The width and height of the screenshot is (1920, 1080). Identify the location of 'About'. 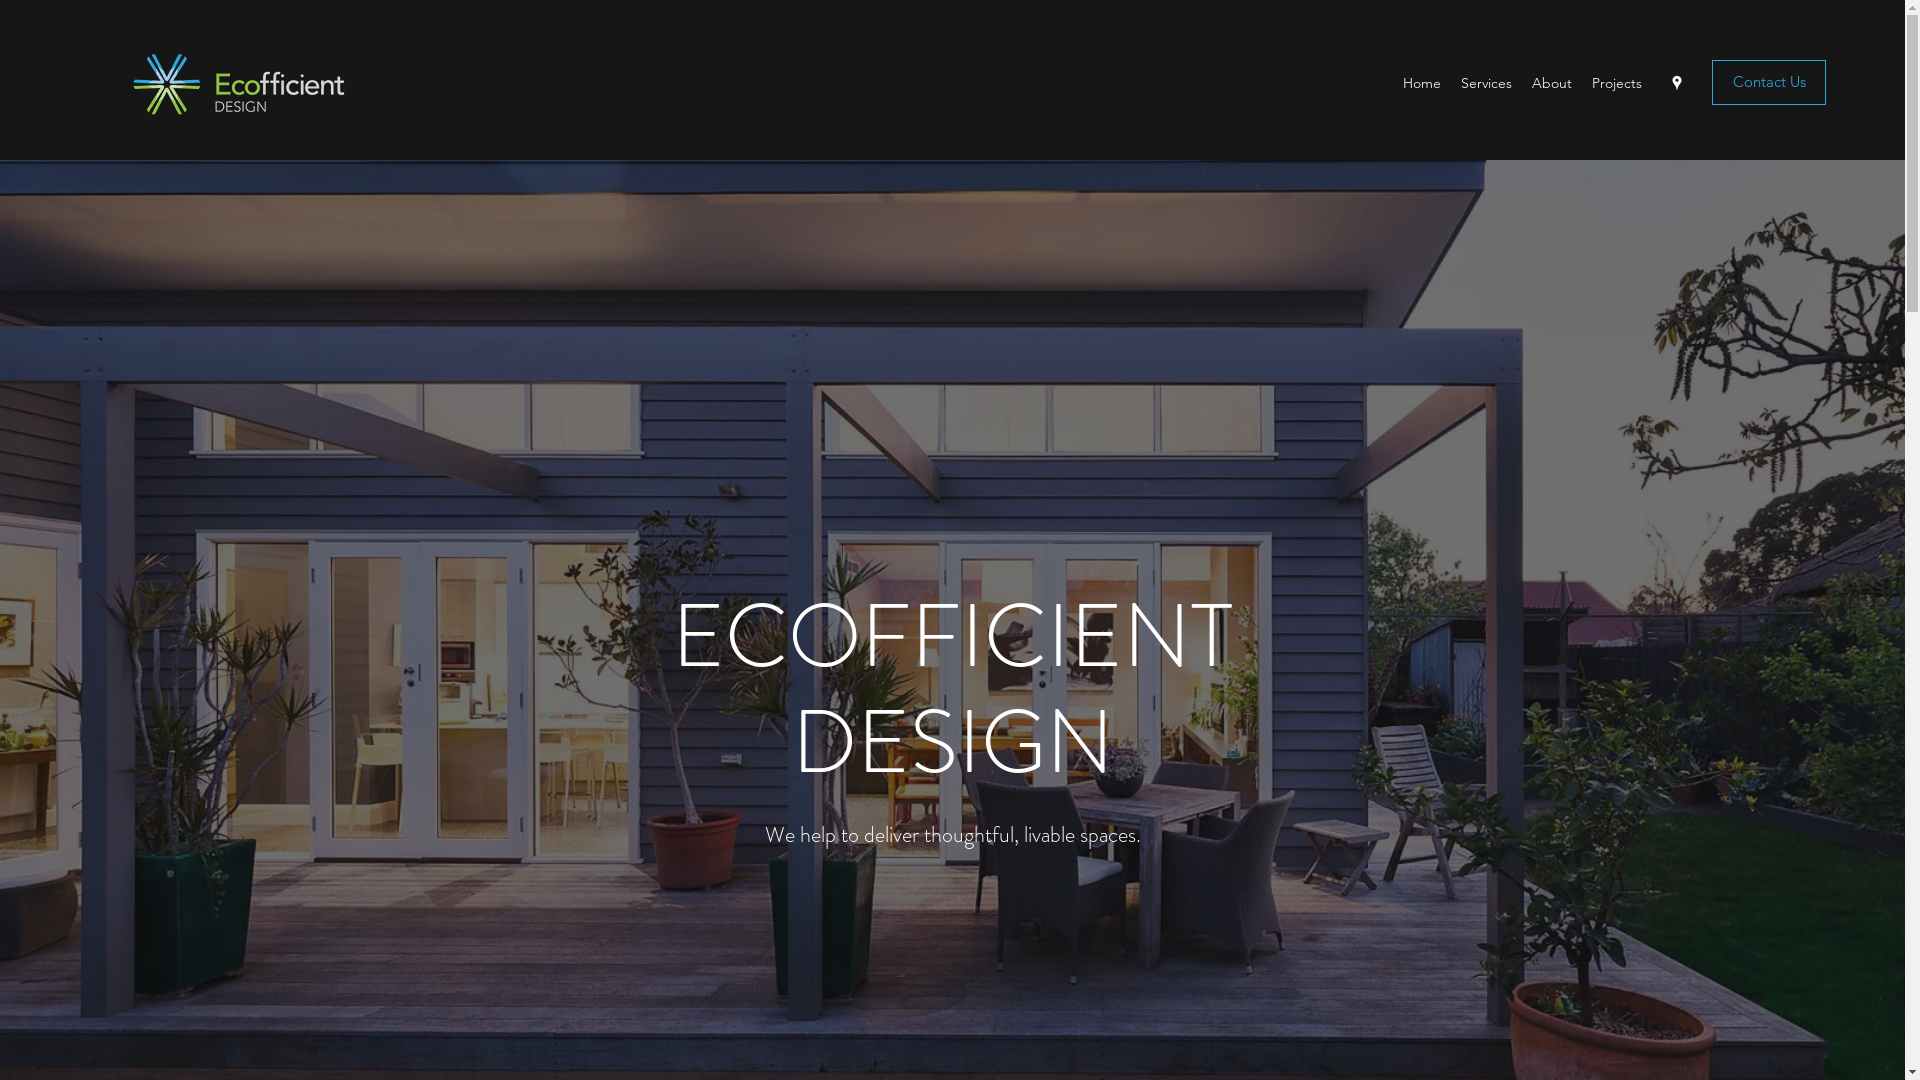
(1550, 82).